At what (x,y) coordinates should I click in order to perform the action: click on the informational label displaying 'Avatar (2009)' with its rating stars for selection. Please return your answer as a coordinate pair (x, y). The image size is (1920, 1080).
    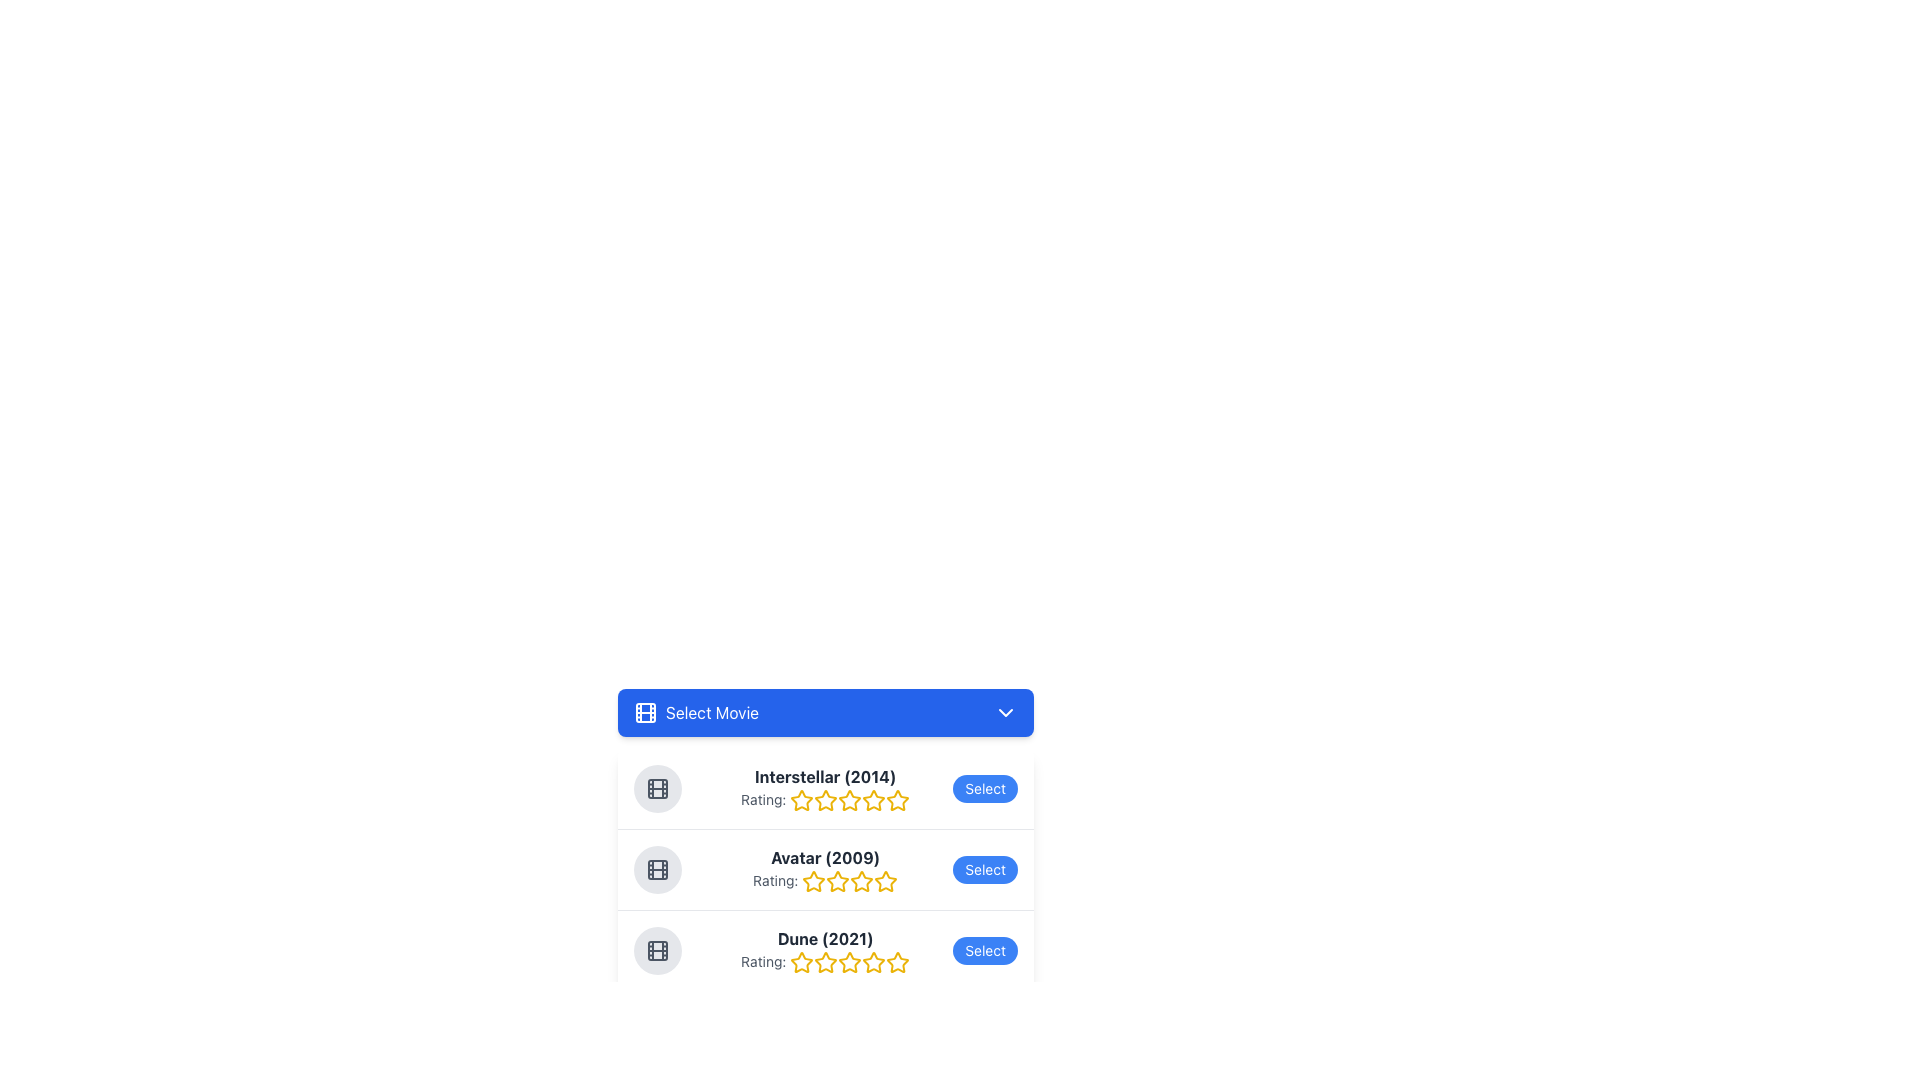
    Looking at the image, I should click on (825, 869).